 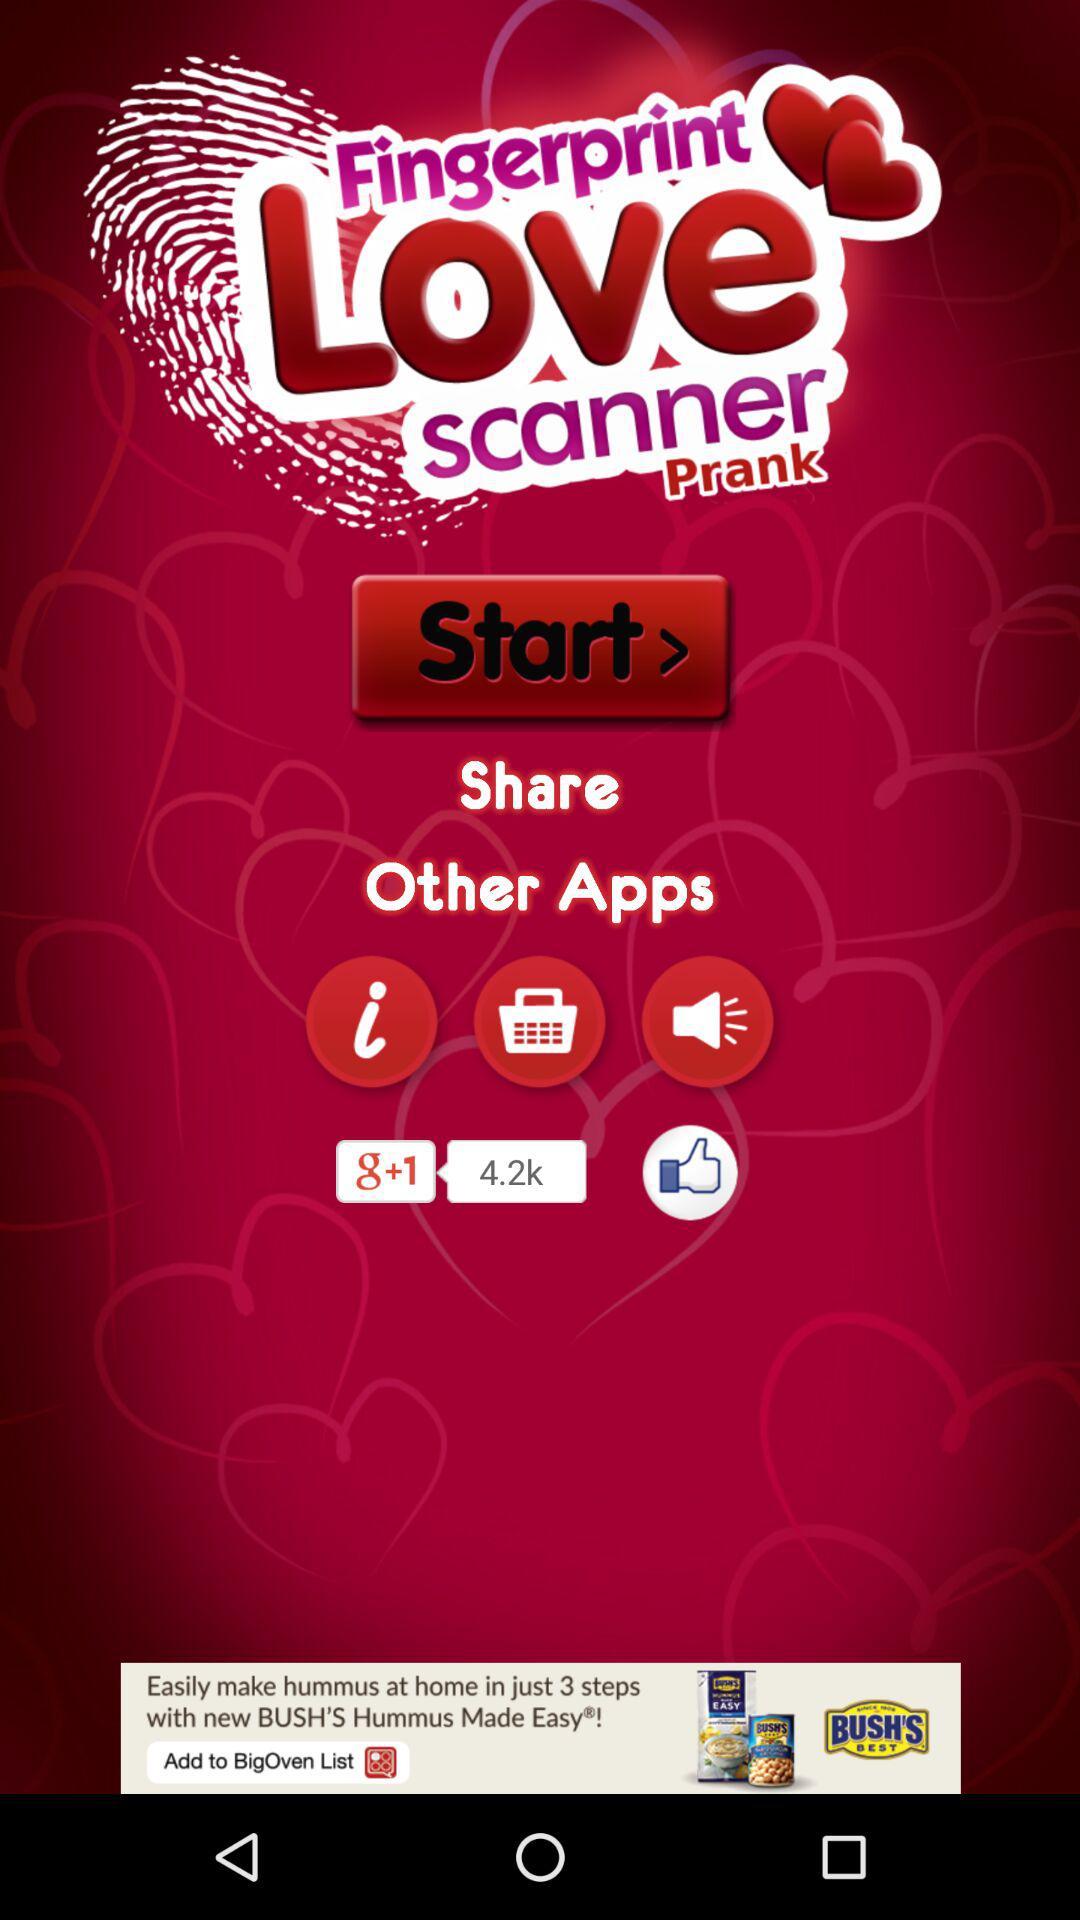 I want to click on thumbs up, so click(x=690, y=1171).